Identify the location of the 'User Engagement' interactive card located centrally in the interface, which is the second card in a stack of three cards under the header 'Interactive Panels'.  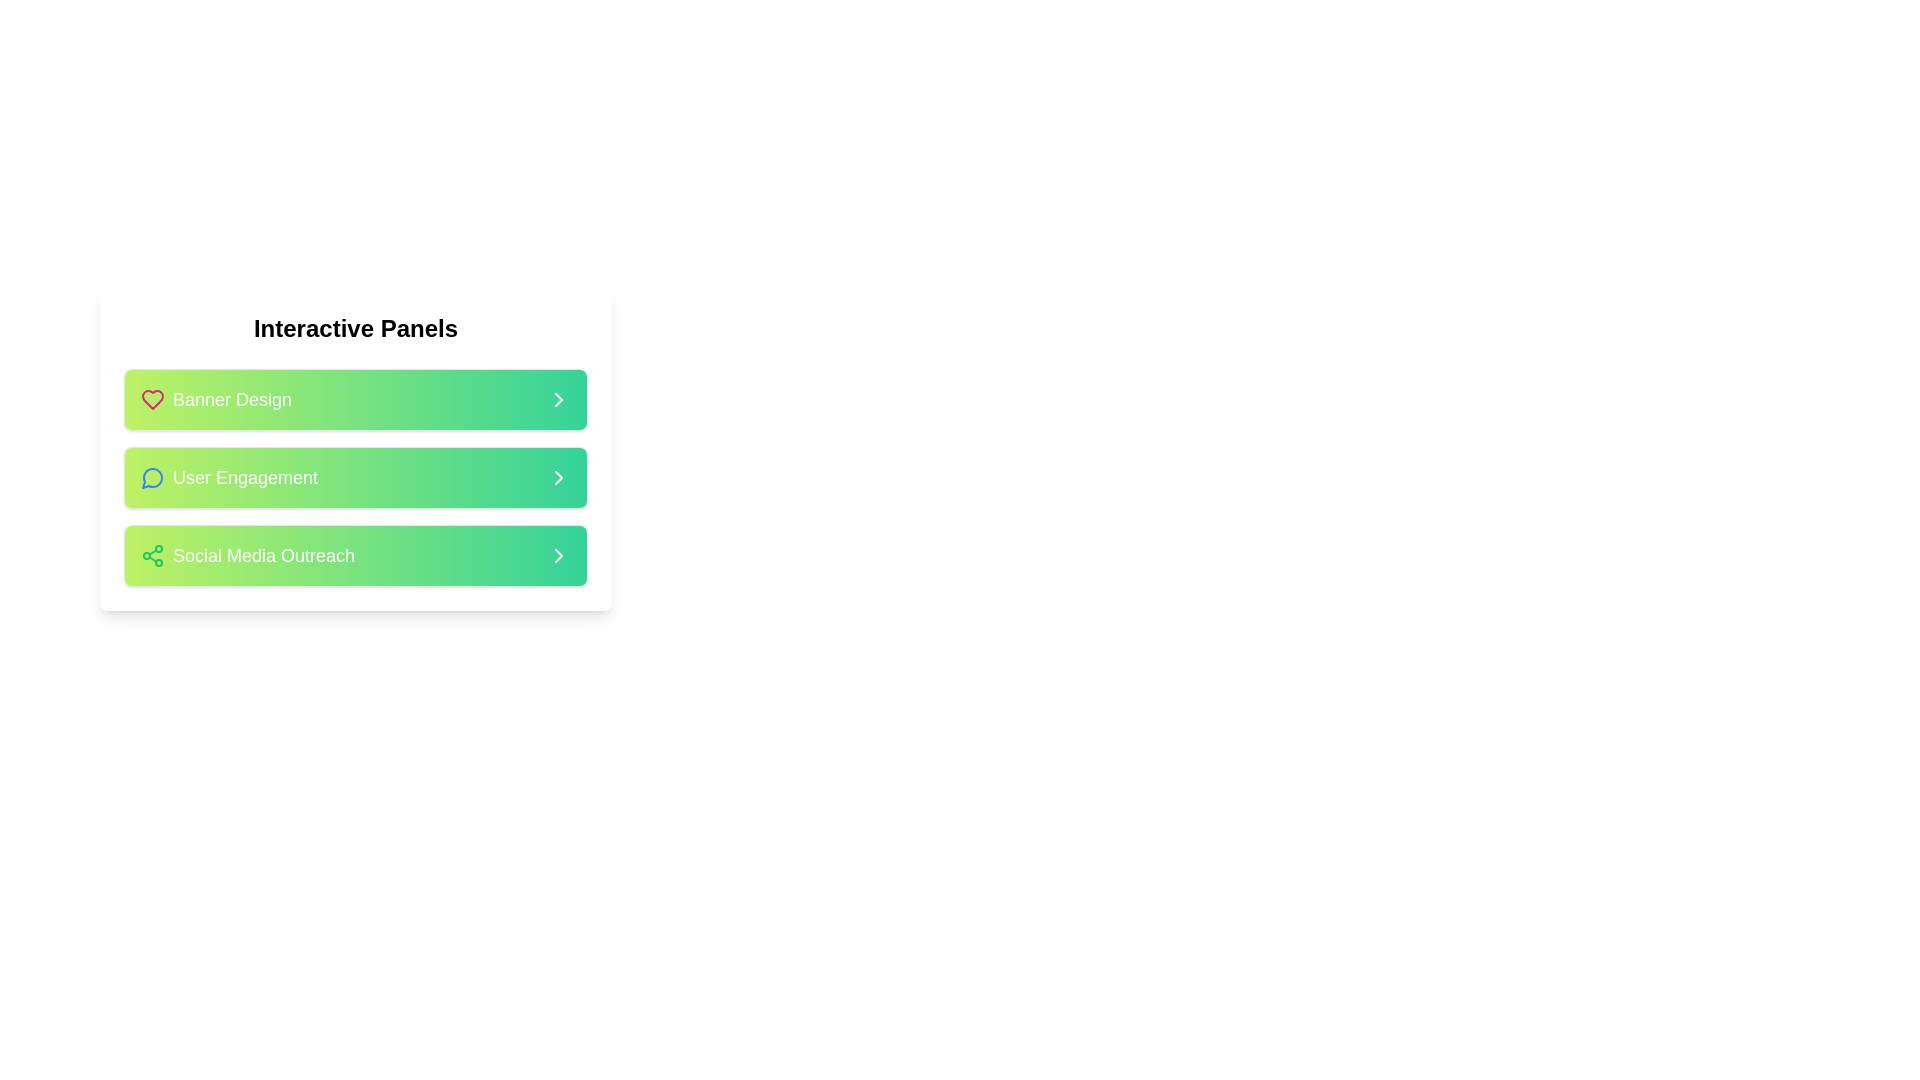
(355, 450).